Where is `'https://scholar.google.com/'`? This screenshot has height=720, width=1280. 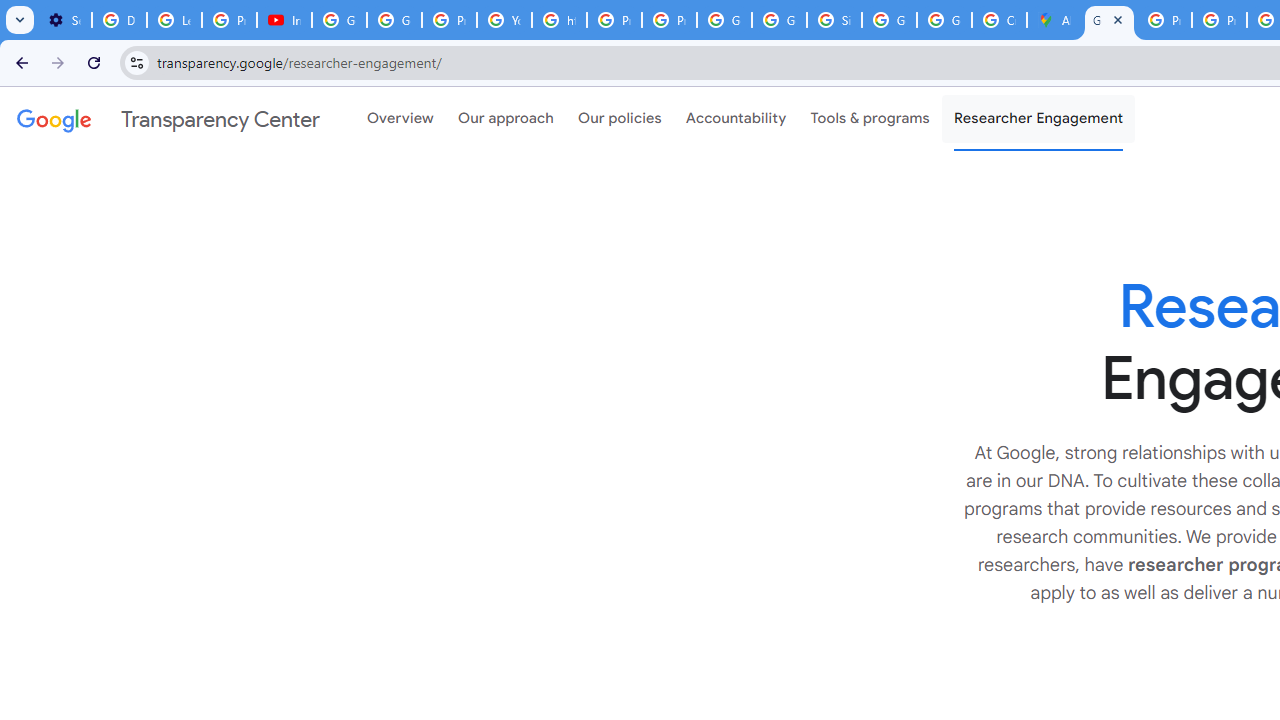 'https://scholar.google.com/' is located at coordinates (560, 20).